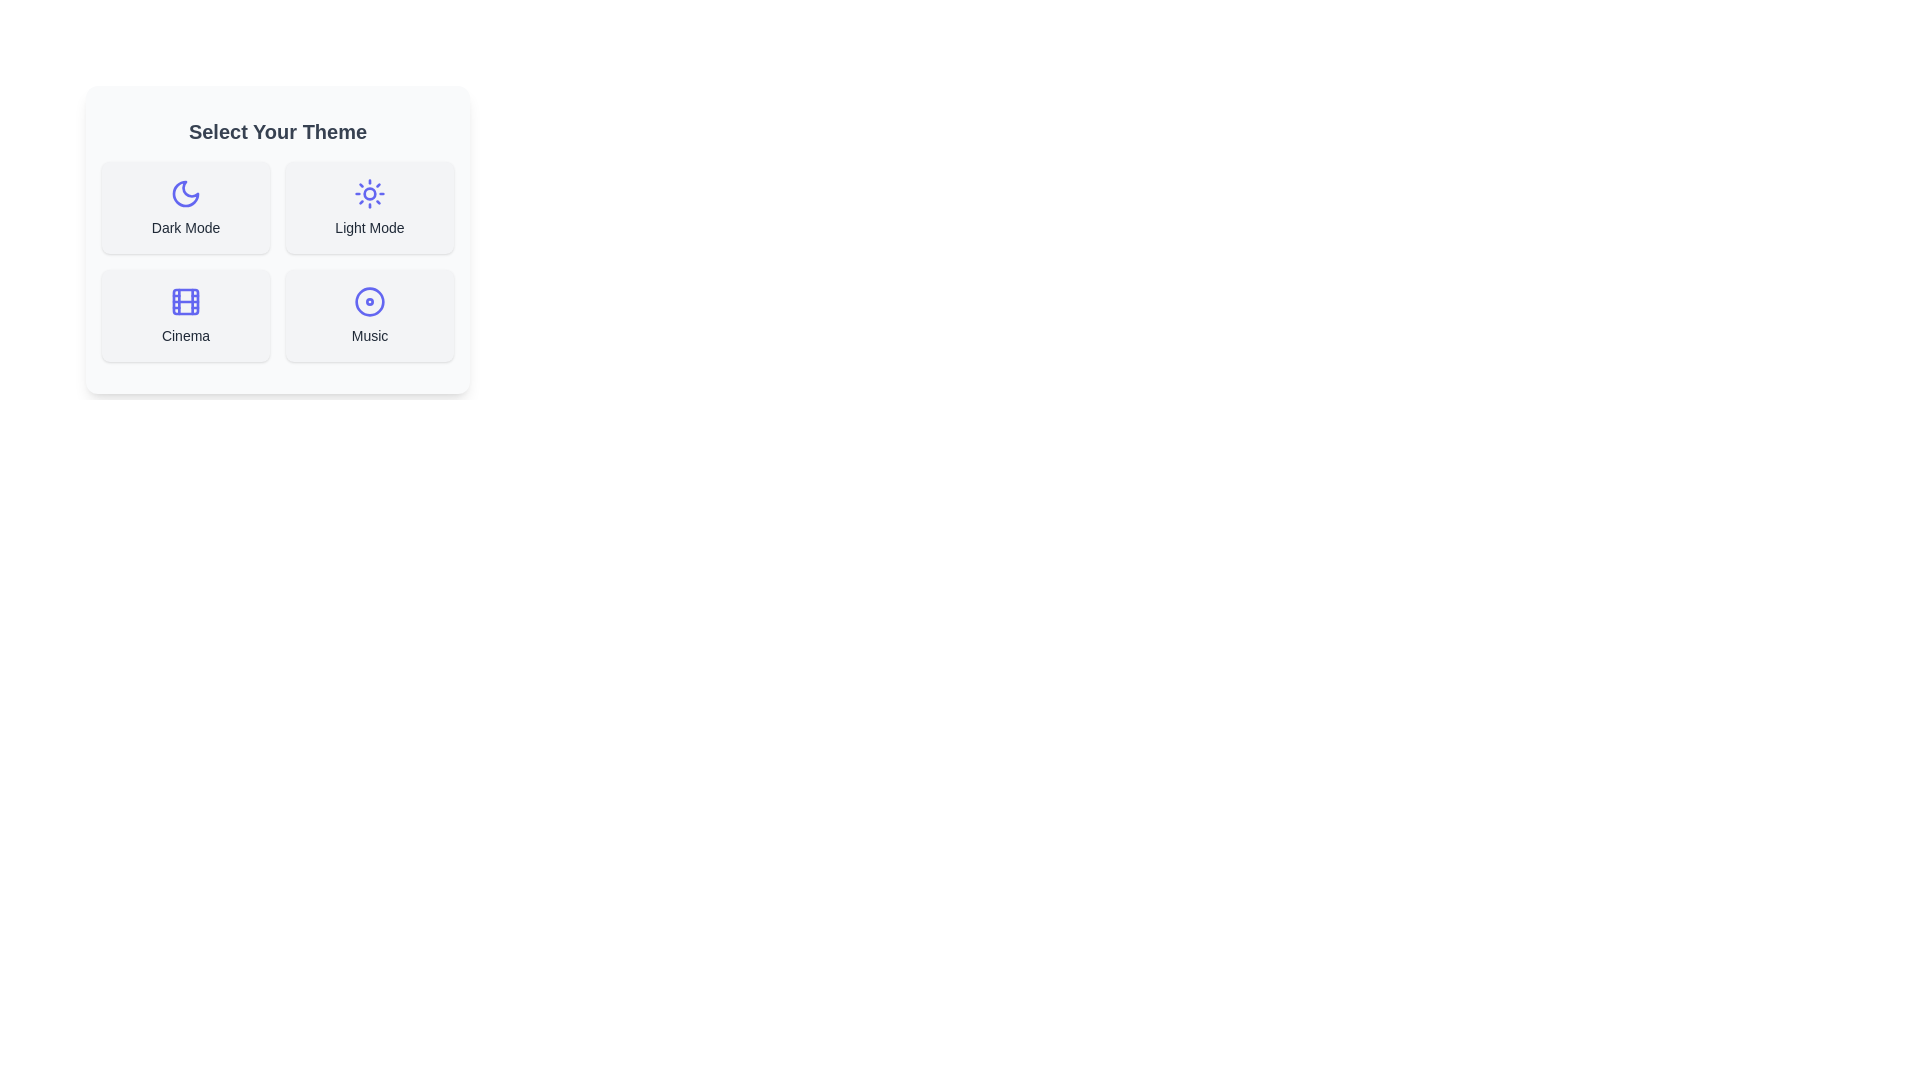 This screenshot has width=1920, height=1080. Describe the element at coordinates (369, 301) in the screenshot. I see `the circular graphic element styled in blue, which is part of the music-themed icon in the grid layout` at that location.